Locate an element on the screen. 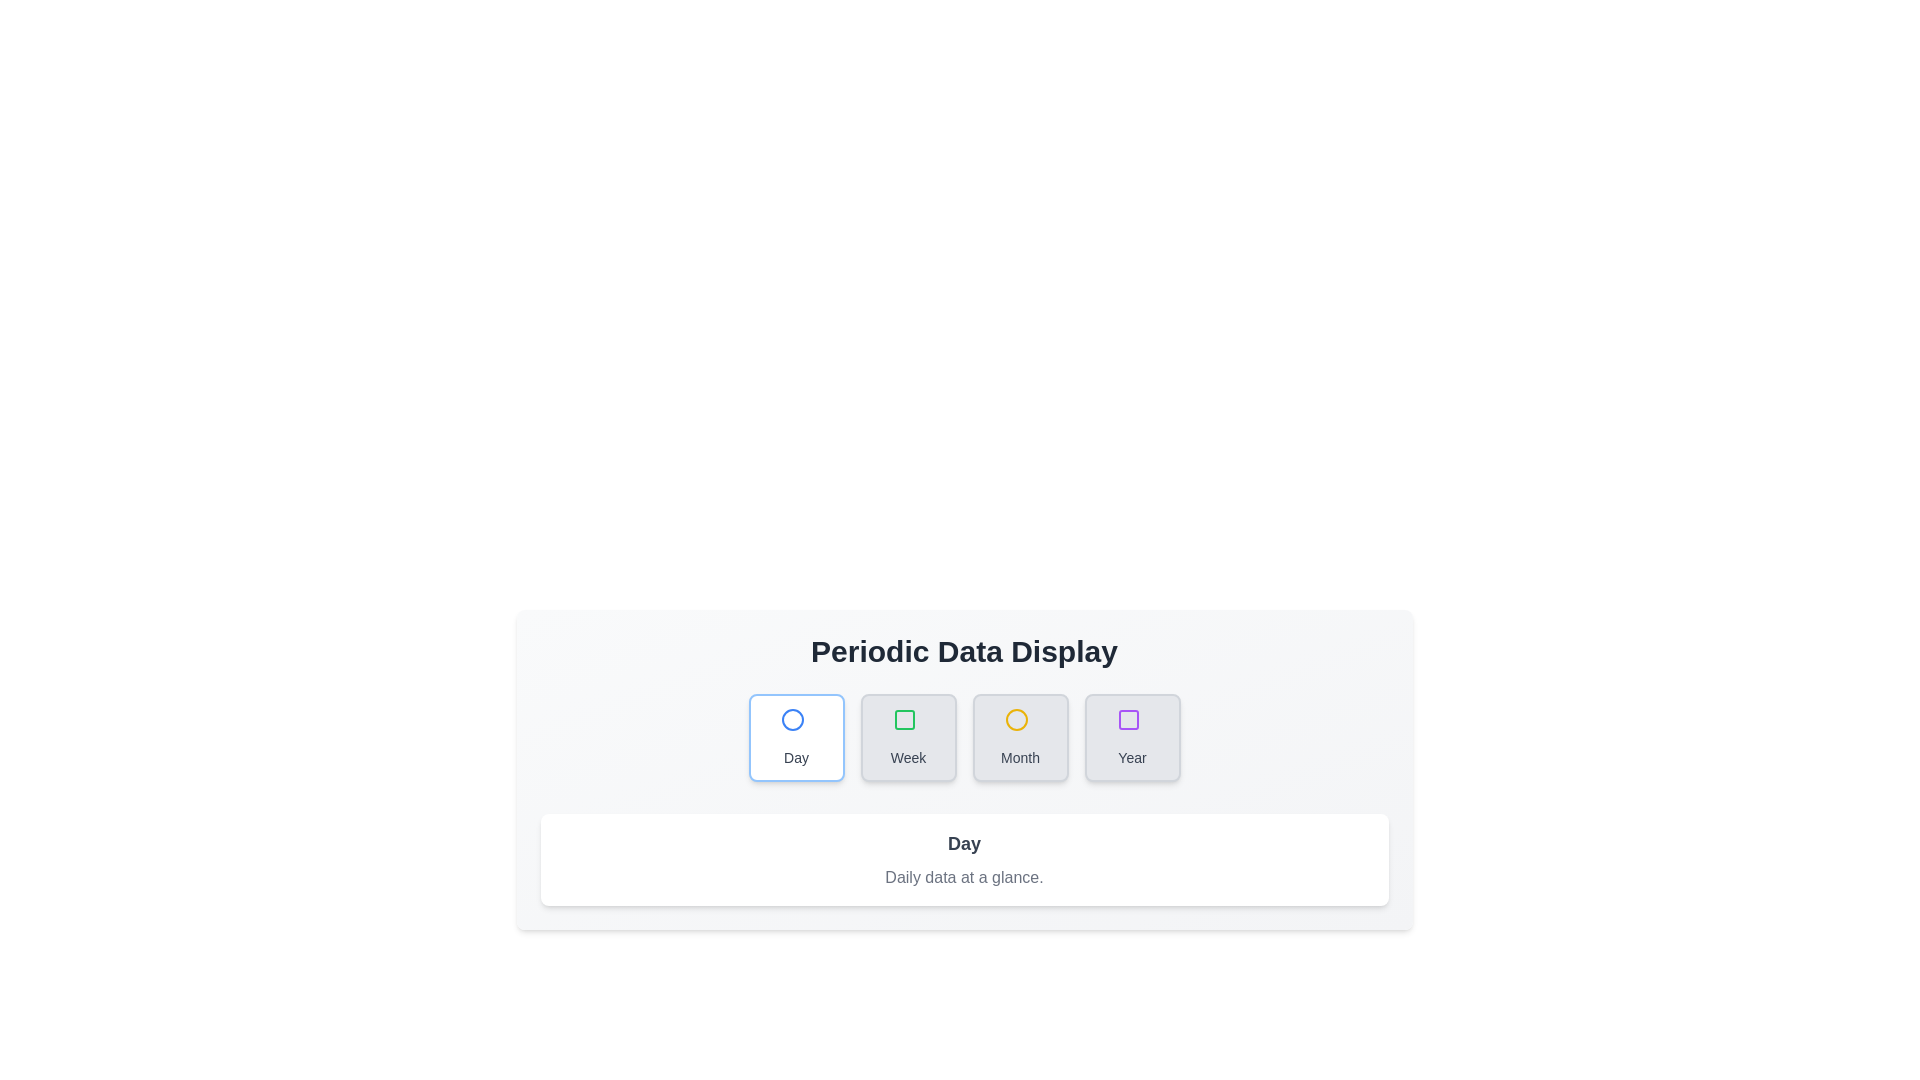 The width and height of the screenshot is (1920, 1080). the circular icon with a yellow border located within the 'Month' button, which is the third option in a horizontal layout of four buttons is located at coordinates (1020, 724).